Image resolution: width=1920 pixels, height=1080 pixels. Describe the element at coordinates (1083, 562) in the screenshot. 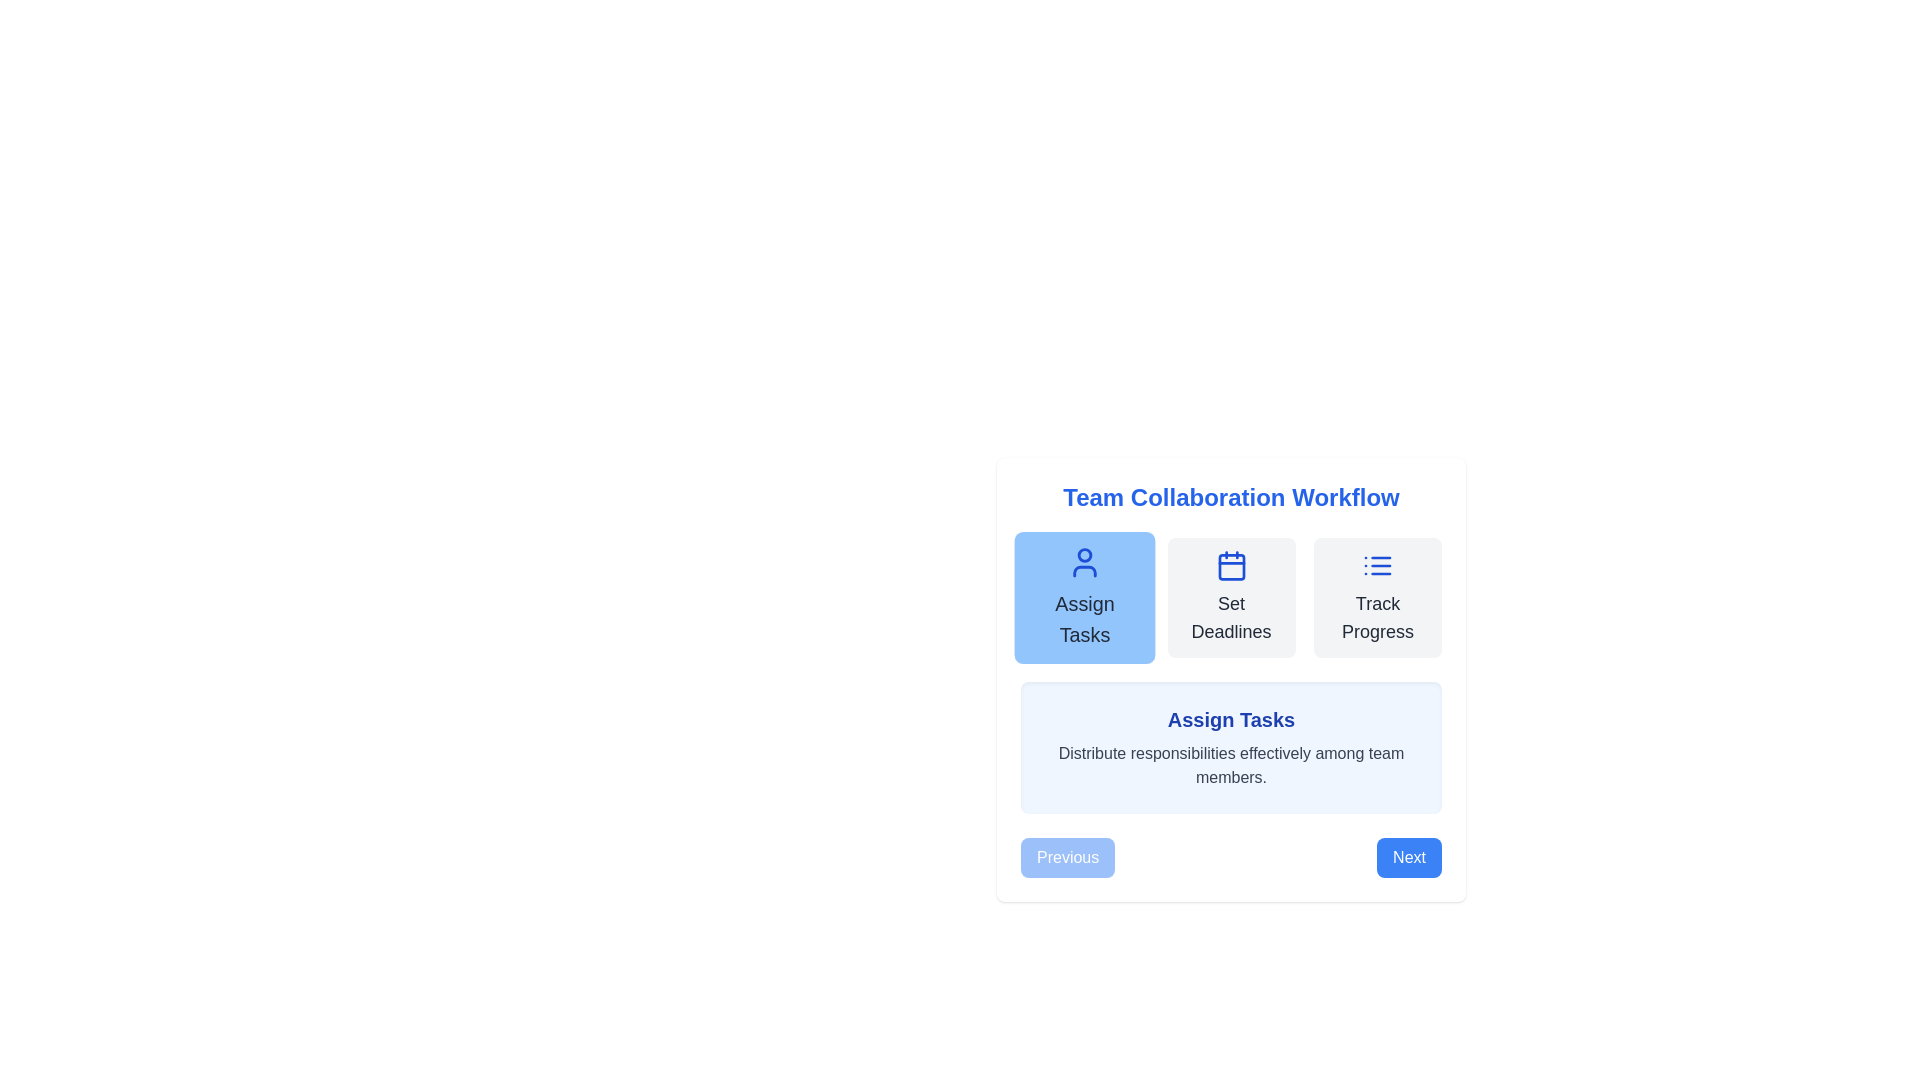

I see `the user icon, which is a blue head and shoulders silhouette located at the center-top of the 'Assign Tasks' card, for additional details` at that location.